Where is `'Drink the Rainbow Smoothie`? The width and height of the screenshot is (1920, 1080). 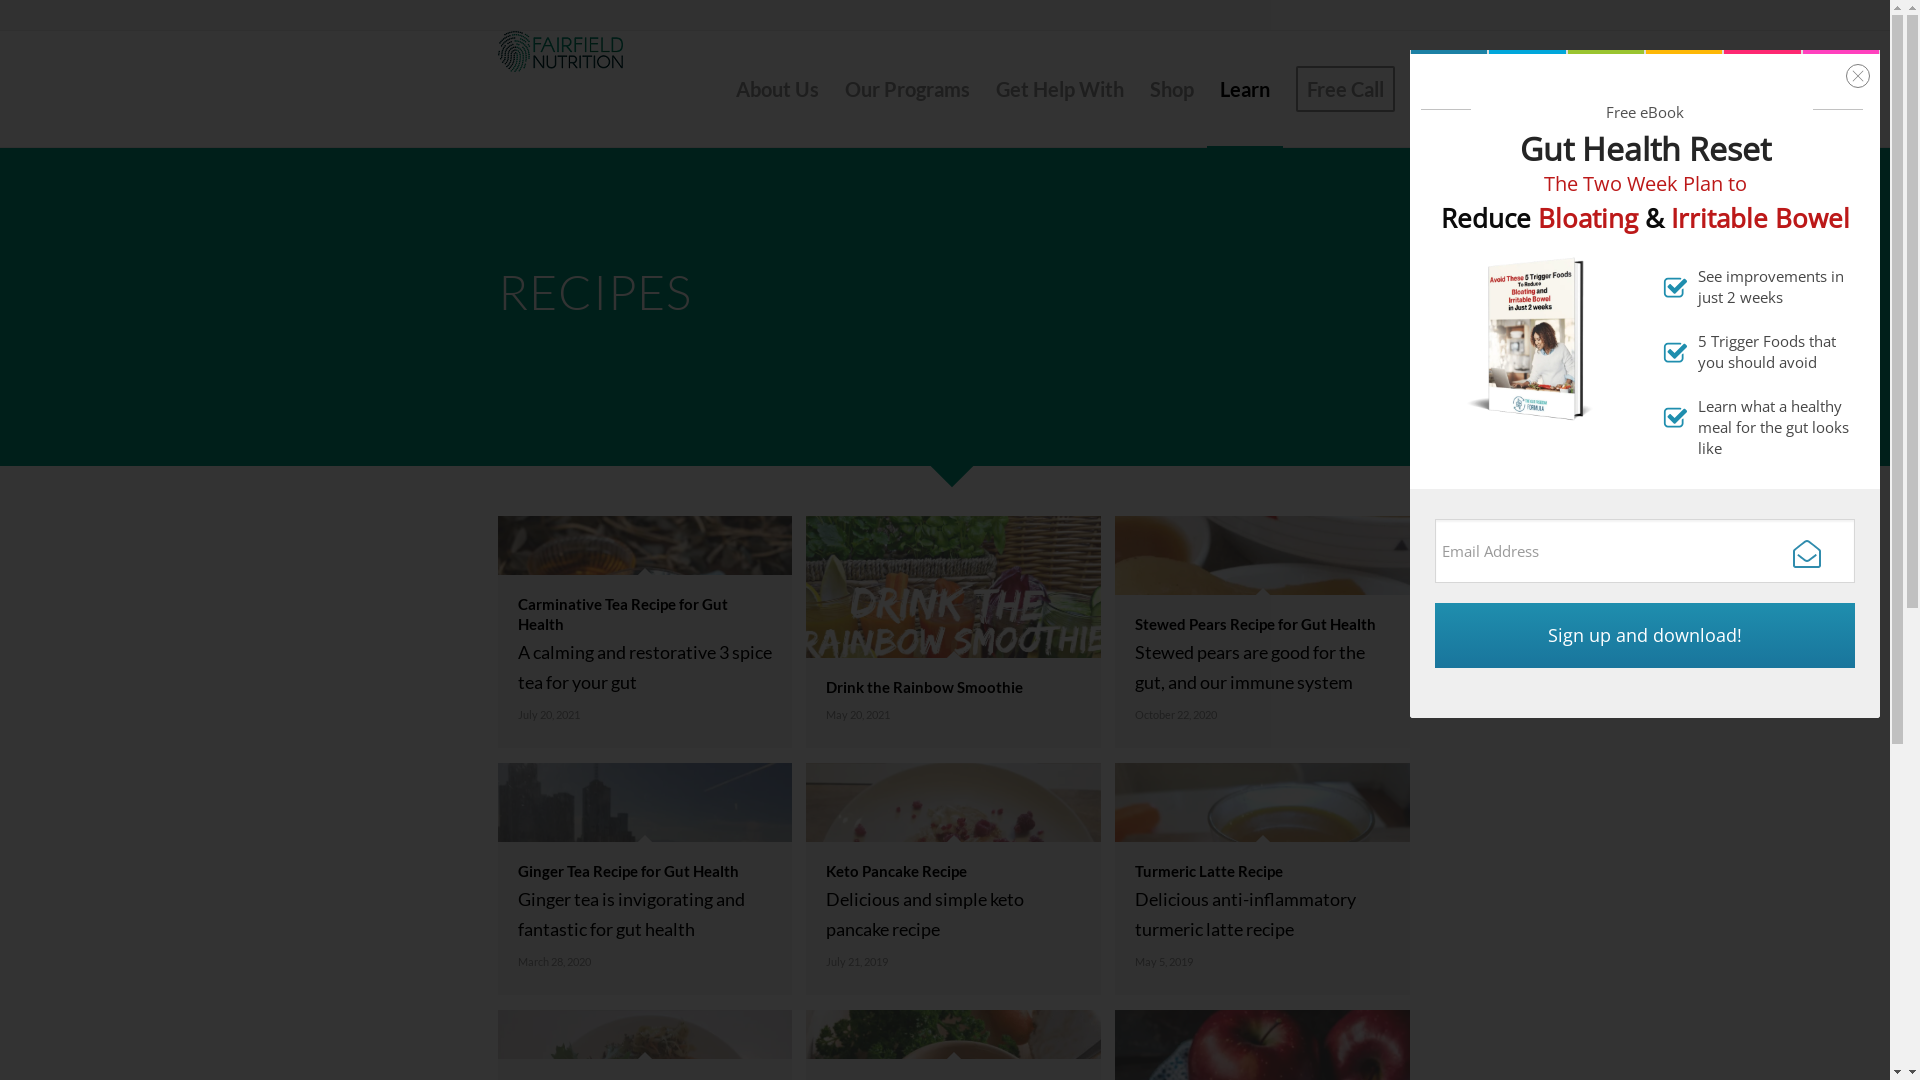 'Drink the Rainbow Smoothie is located at coordinates (960, 639).